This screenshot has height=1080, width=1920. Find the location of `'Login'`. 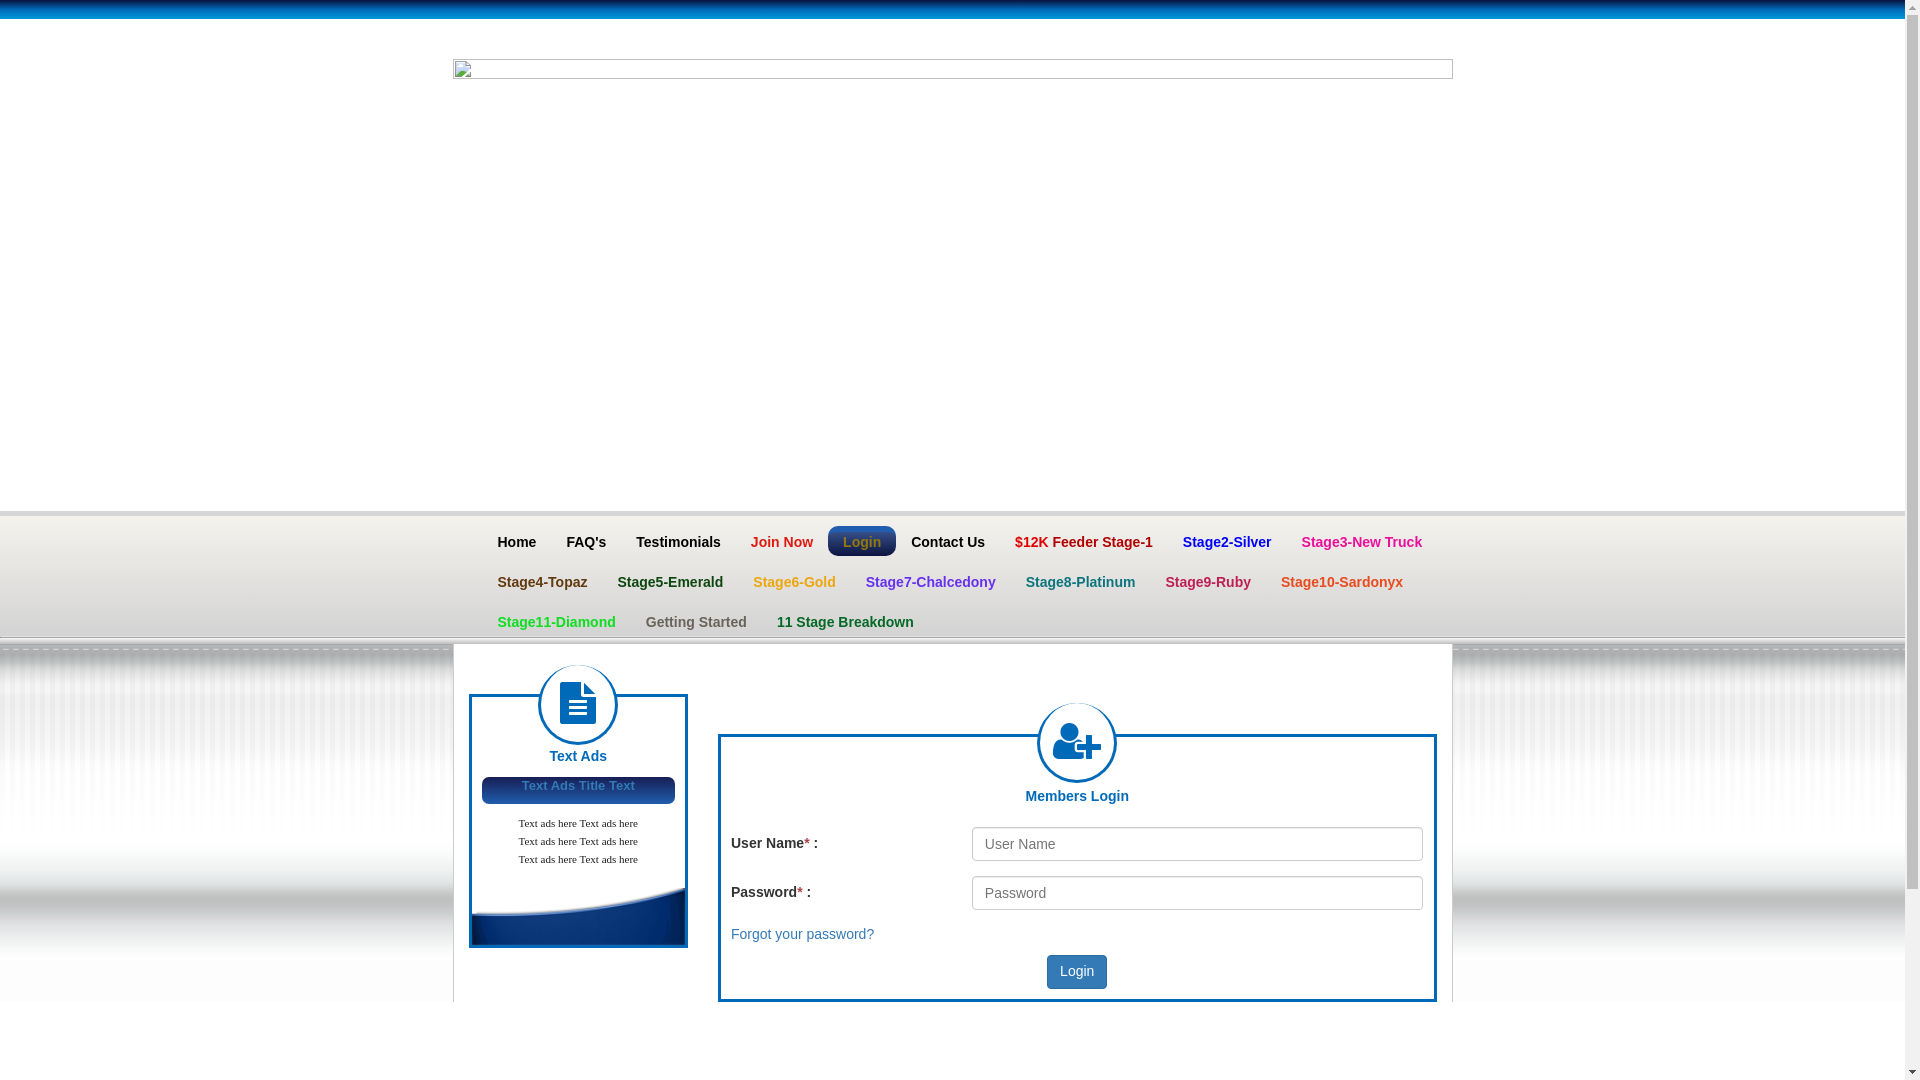

'Login' is located at coordinates (862, 540).